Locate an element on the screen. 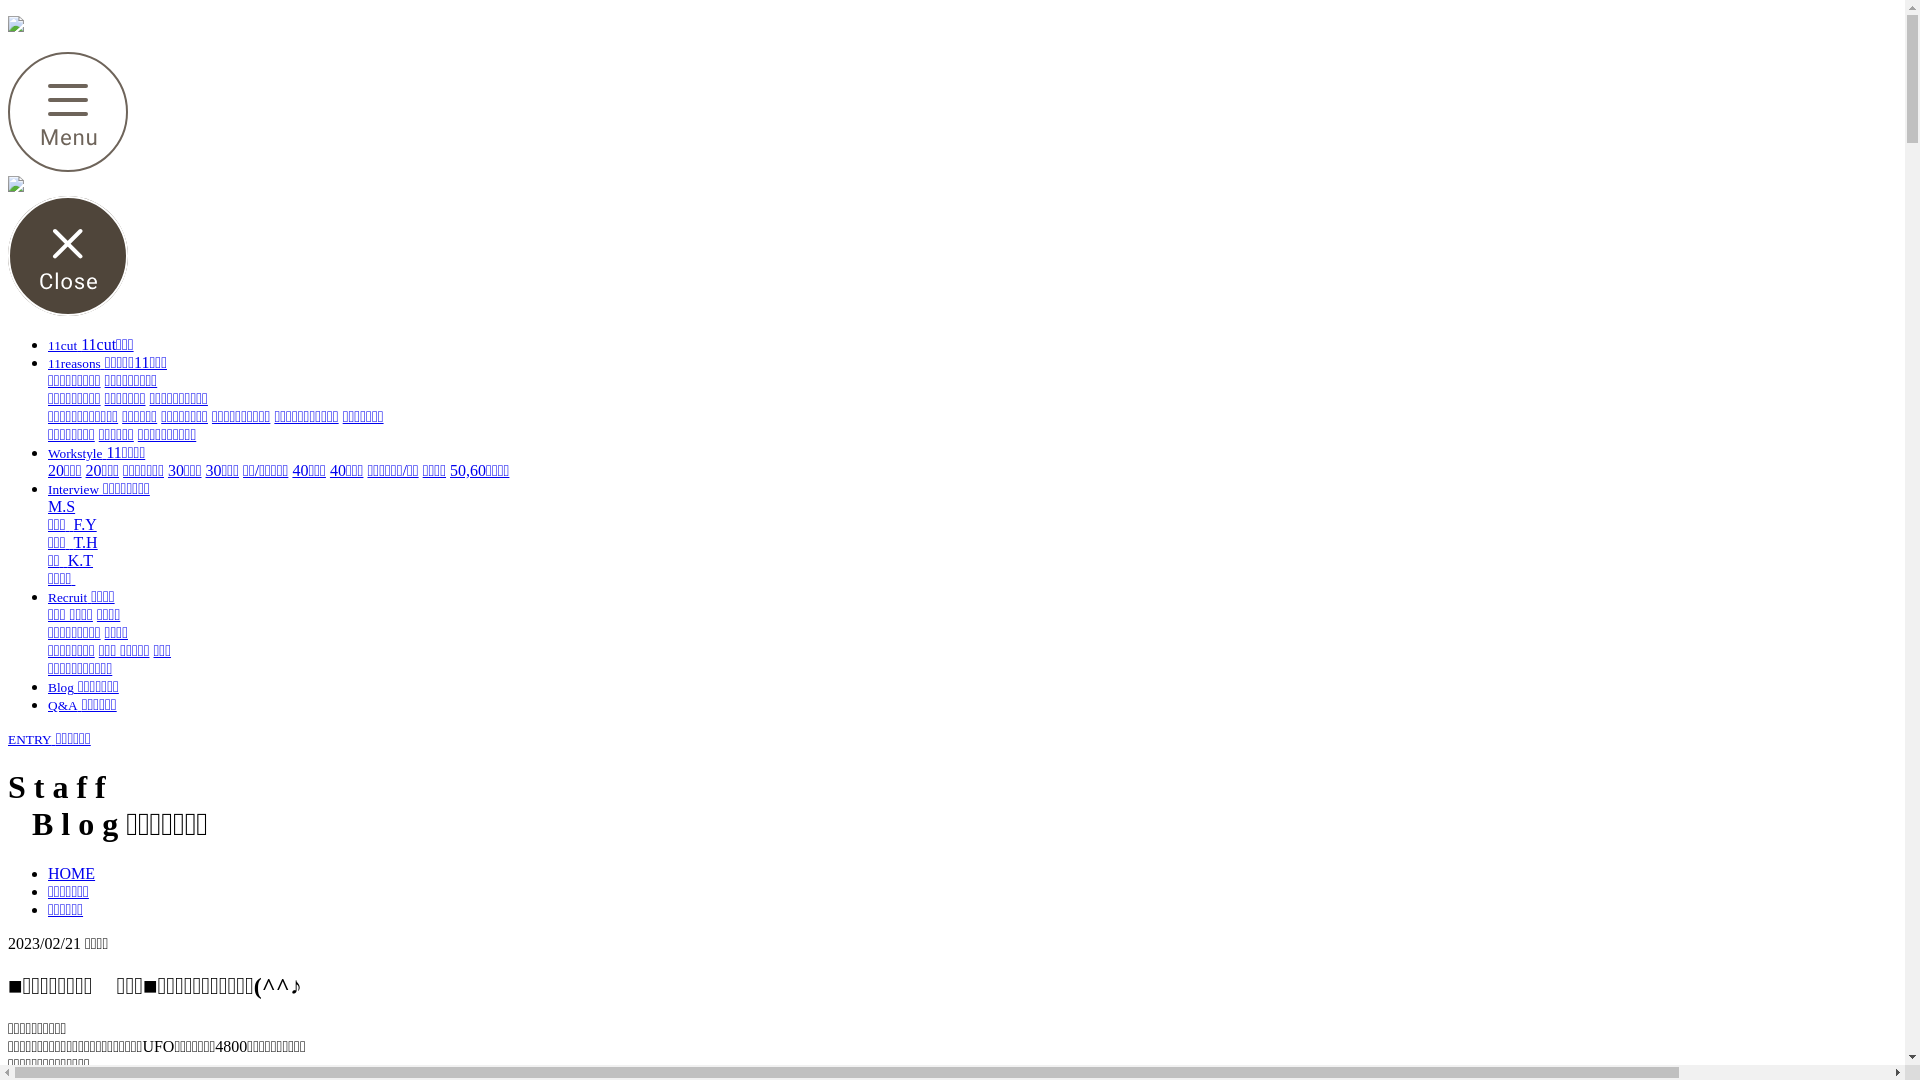 This screenshot has width=1920, height=1080. 'HOME' is located at coordinates (71, 872).